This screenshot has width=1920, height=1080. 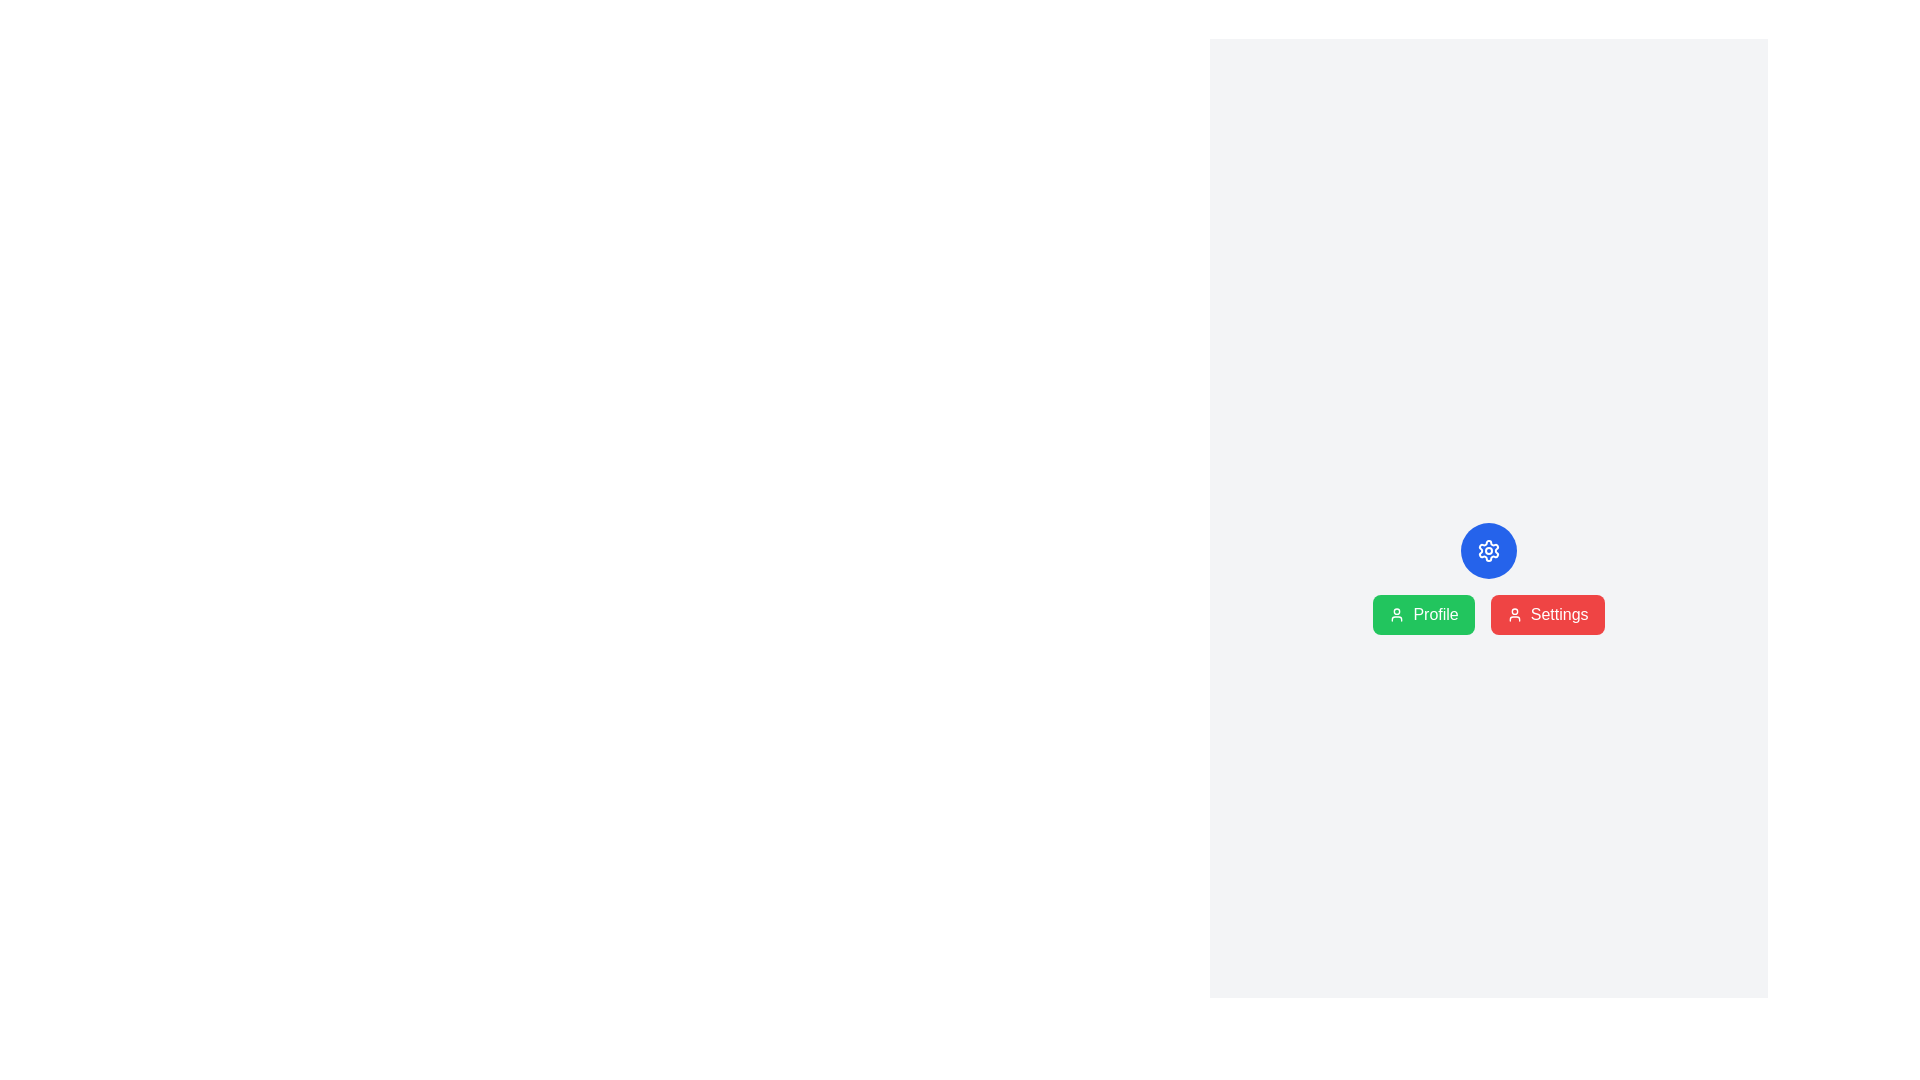 What do you see at coordinates (1396, 613) in the screenshot?
I see `the 'Profile' button which contains a user icon resembling an outline of a head and shoulders, located on the left side of the button` at bounding box center [1396, 613].